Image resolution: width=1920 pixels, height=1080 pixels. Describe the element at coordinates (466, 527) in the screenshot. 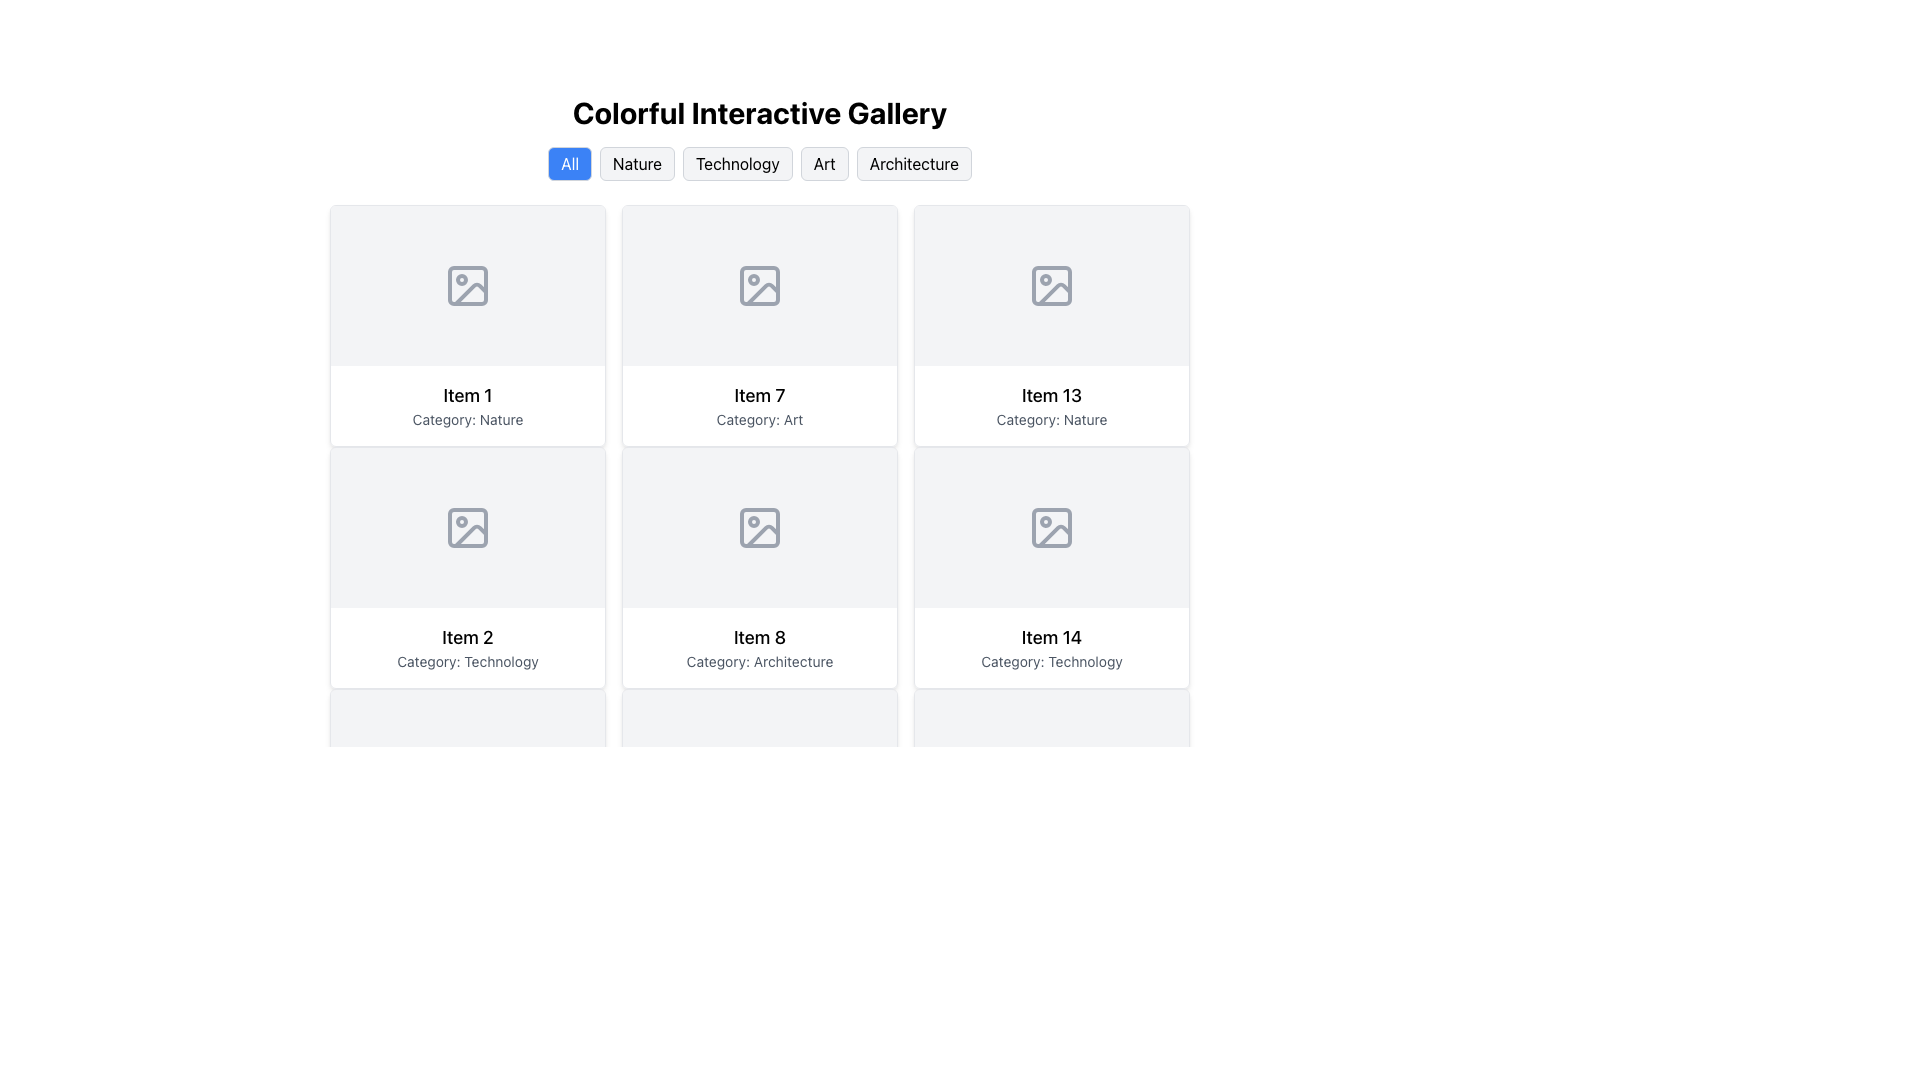

I see `the decorative part of the icon representing an image placeholder located in 'Item 2' of the grid layout, positioned near the top-left corner` at that location.